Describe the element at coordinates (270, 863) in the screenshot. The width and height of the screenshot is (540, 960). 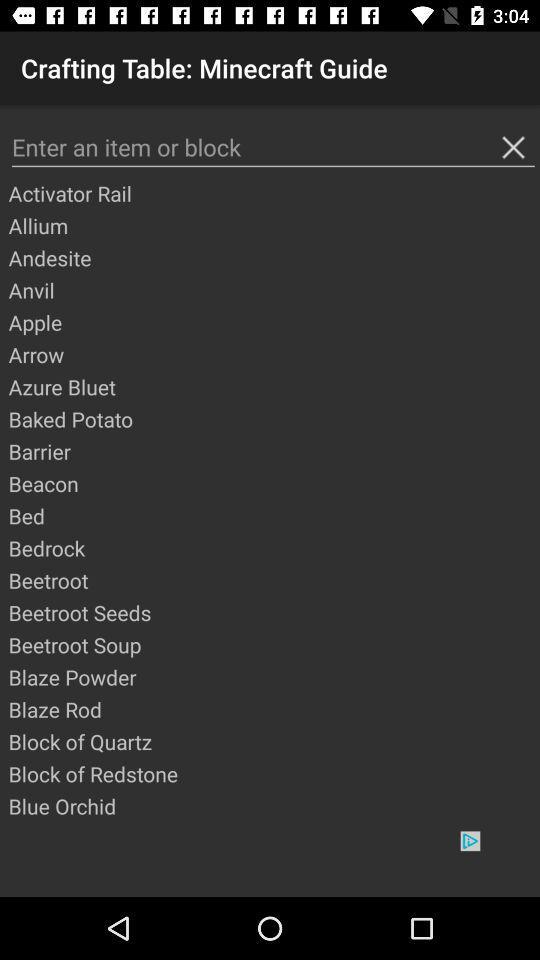
I see `the app below blue orchid` at that location.